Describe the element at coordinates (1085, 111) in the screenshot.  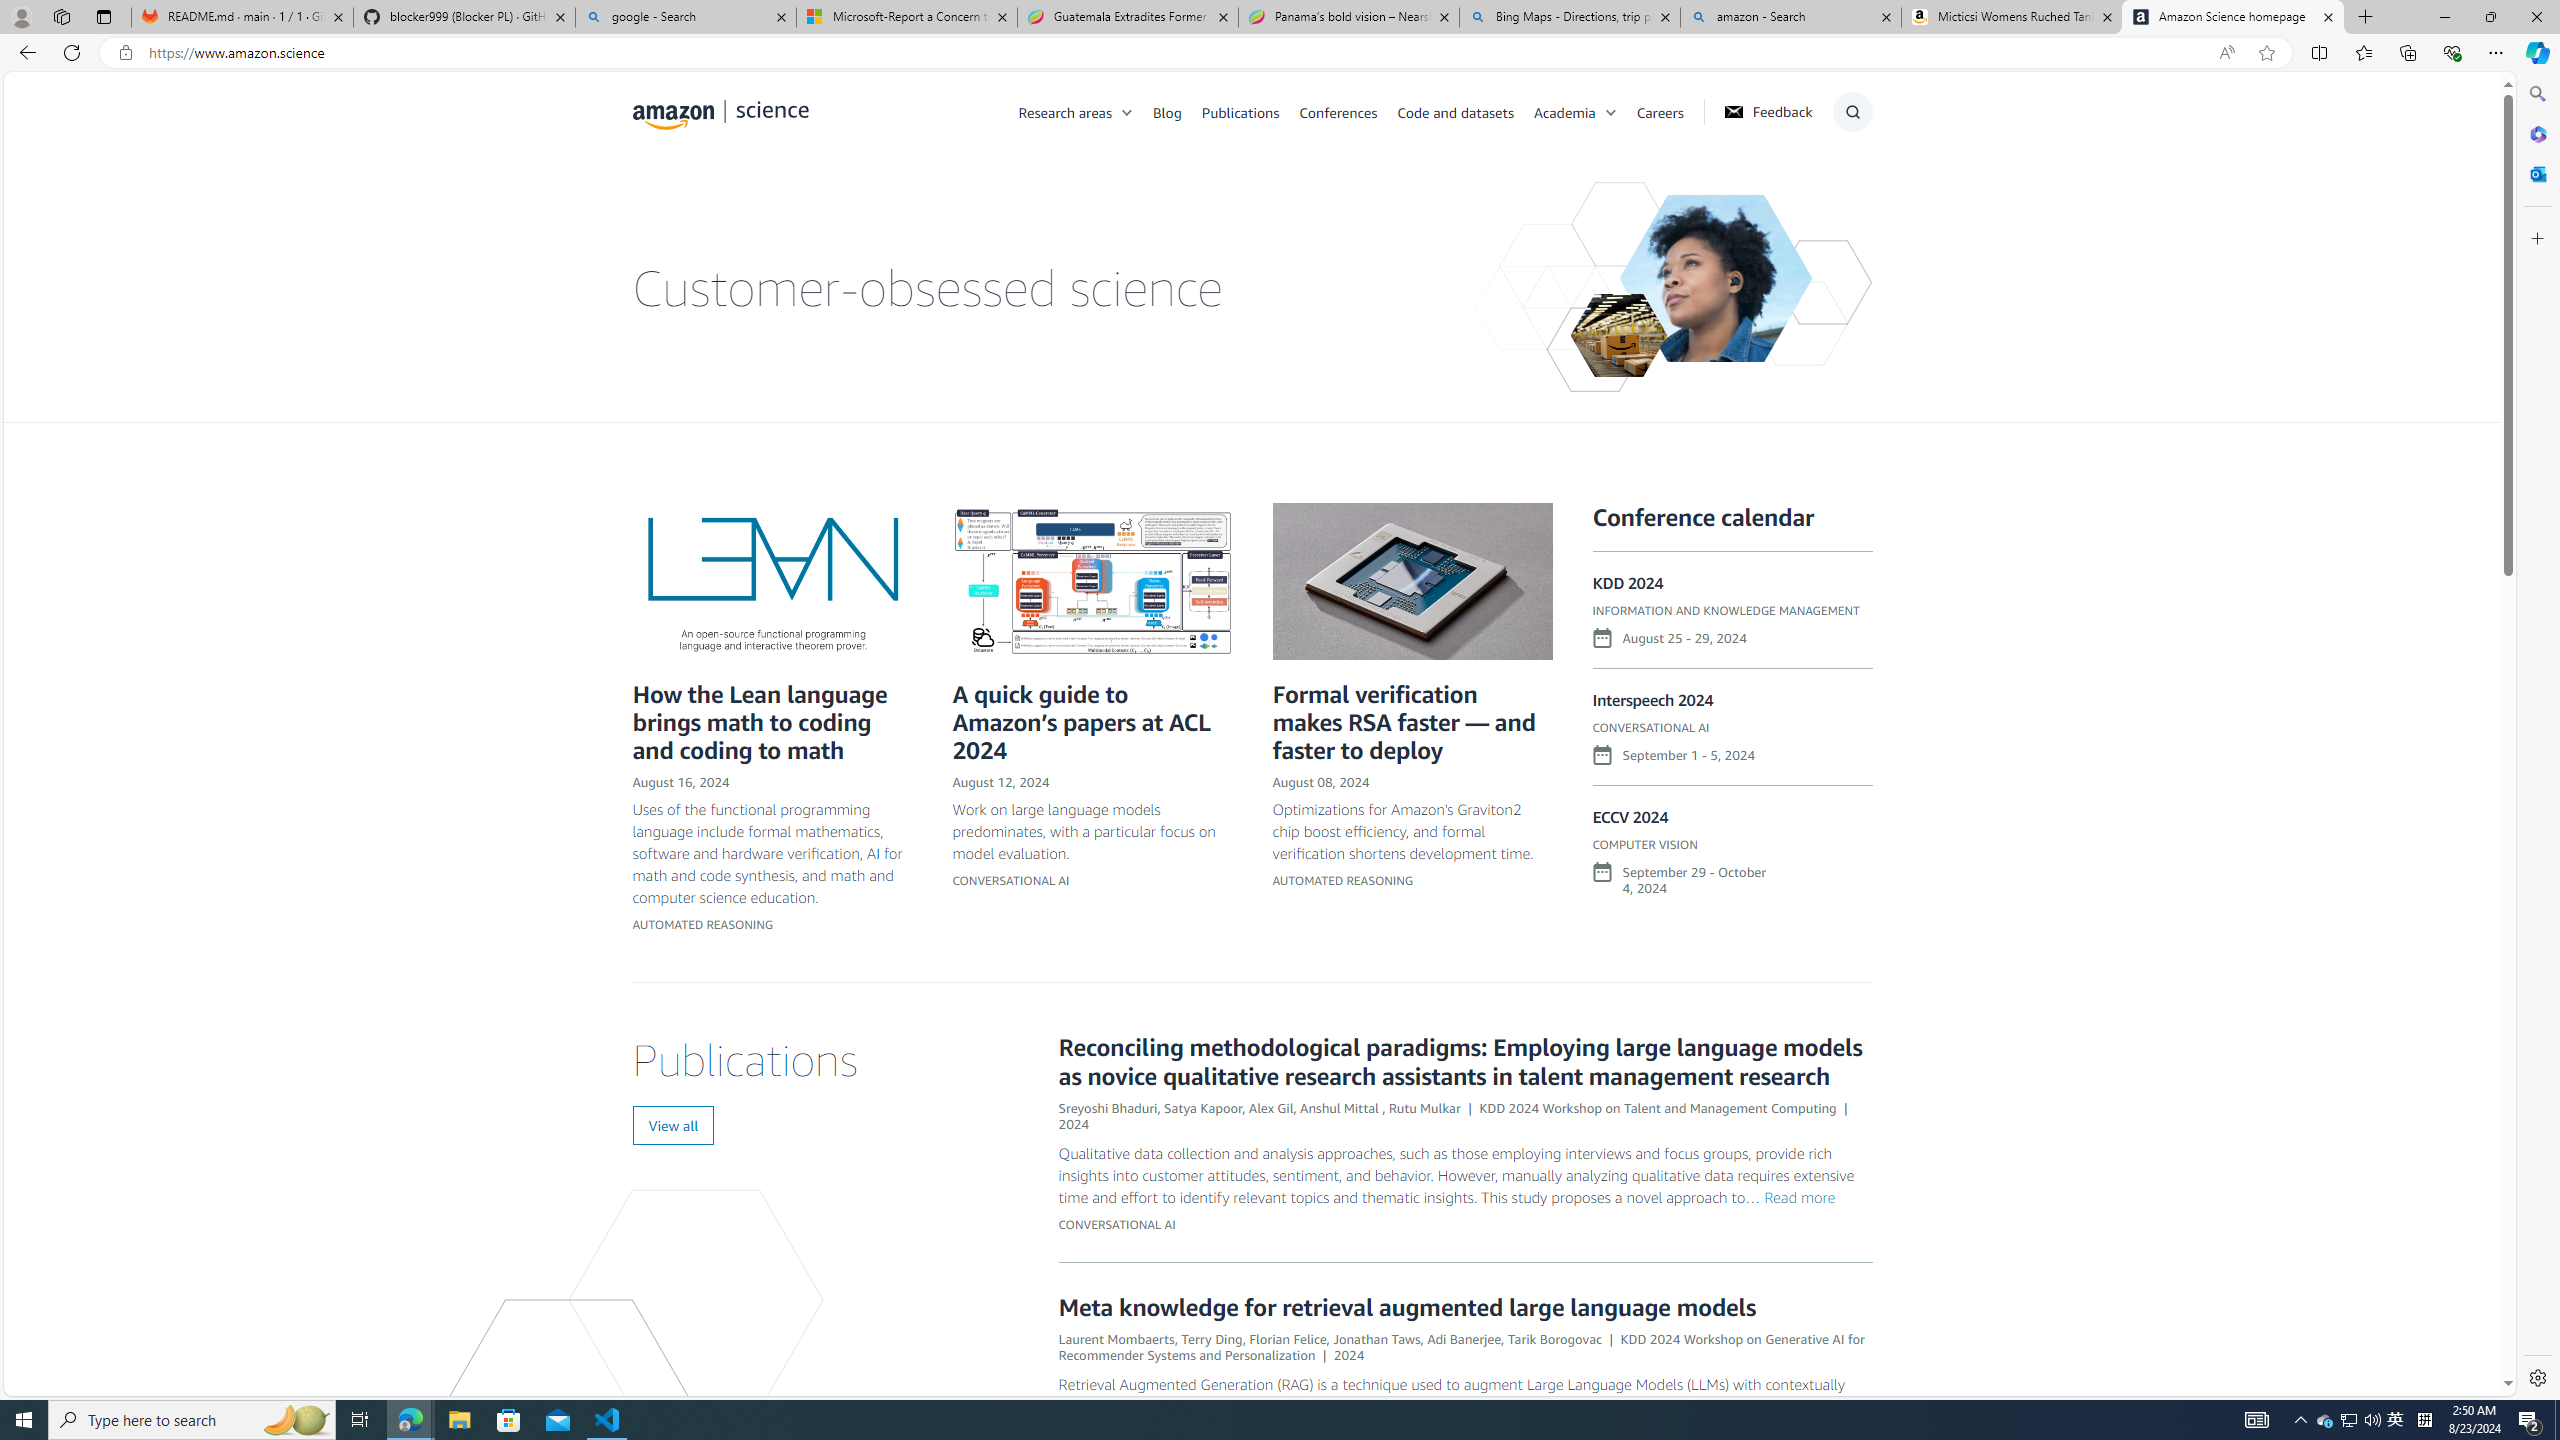
I see `'Research areas'` at that location.